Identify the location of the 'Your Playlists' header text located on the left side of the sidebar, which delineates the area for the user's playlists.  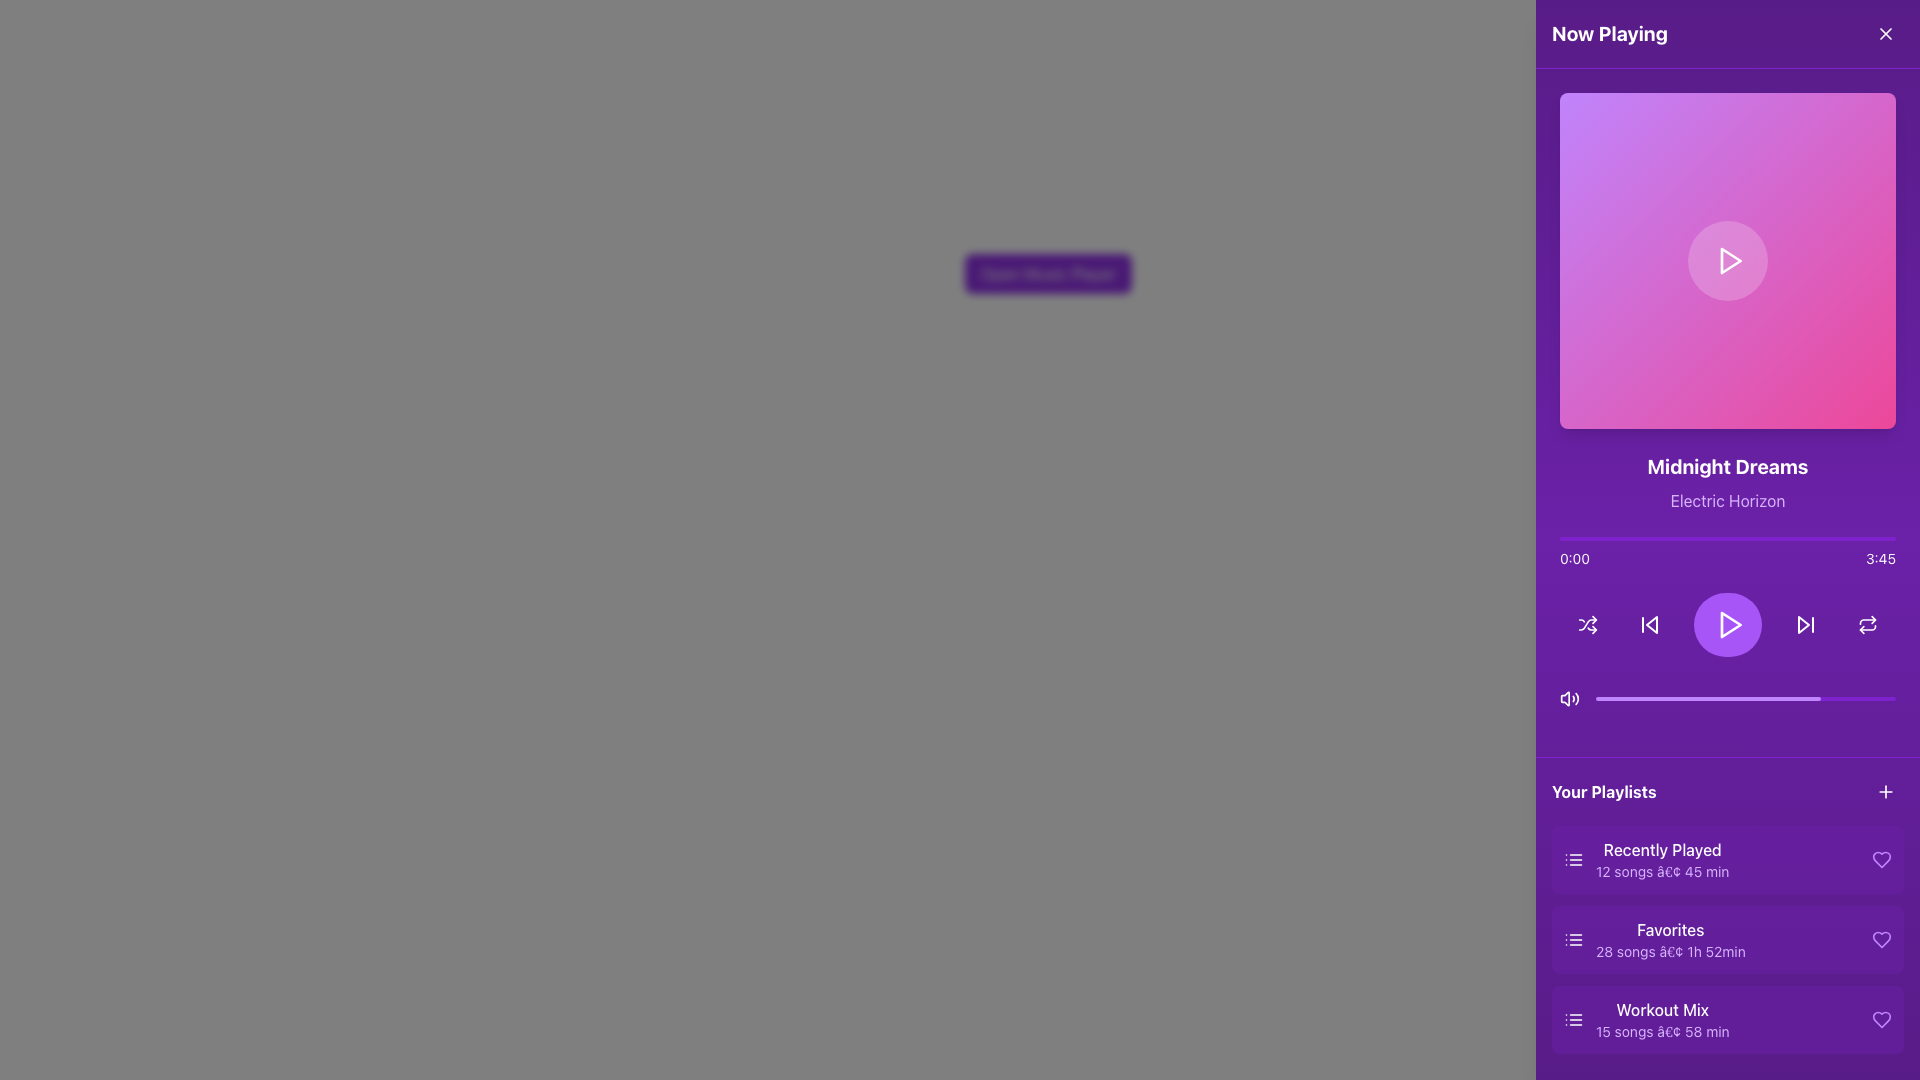
(1604, 790).